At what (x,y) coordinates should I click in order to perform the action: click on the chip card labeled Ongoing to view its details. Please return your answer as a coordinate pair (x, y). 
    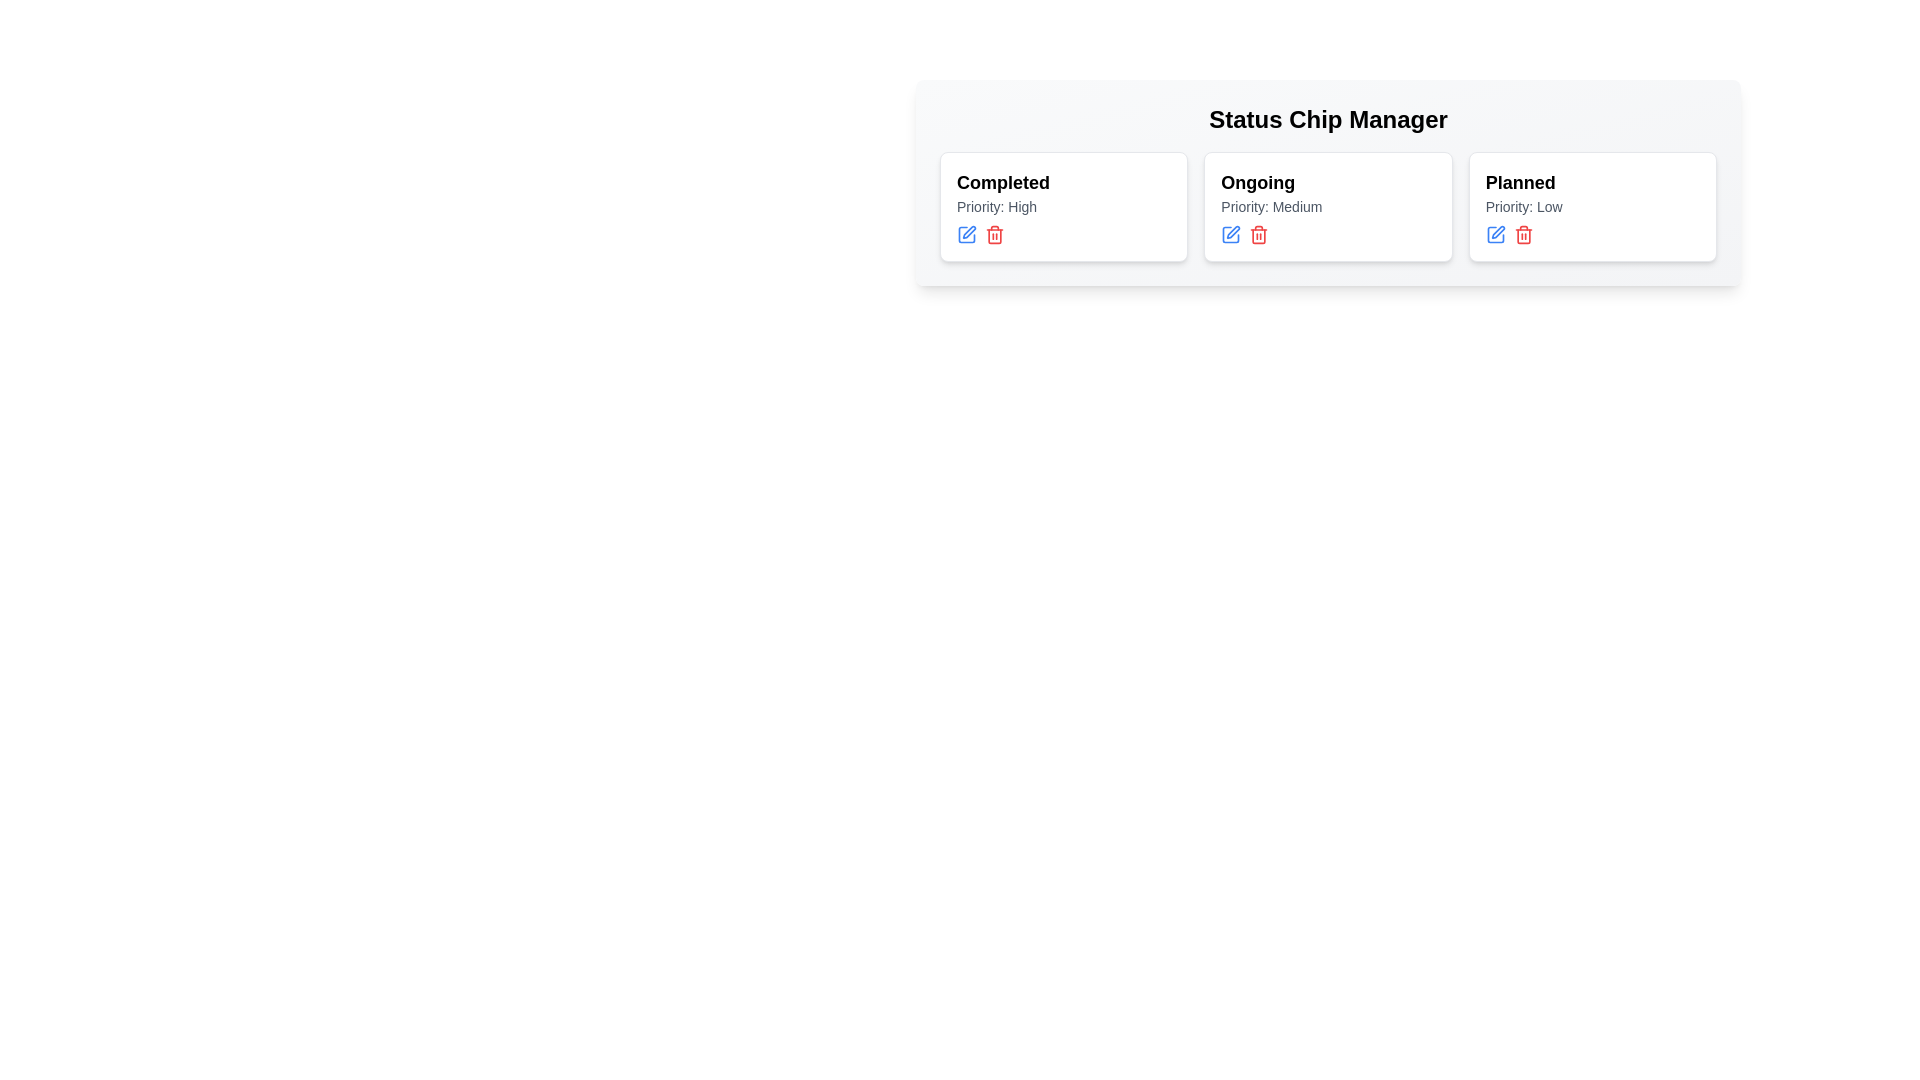
    Looking at the image, I should click on (1328, 207).